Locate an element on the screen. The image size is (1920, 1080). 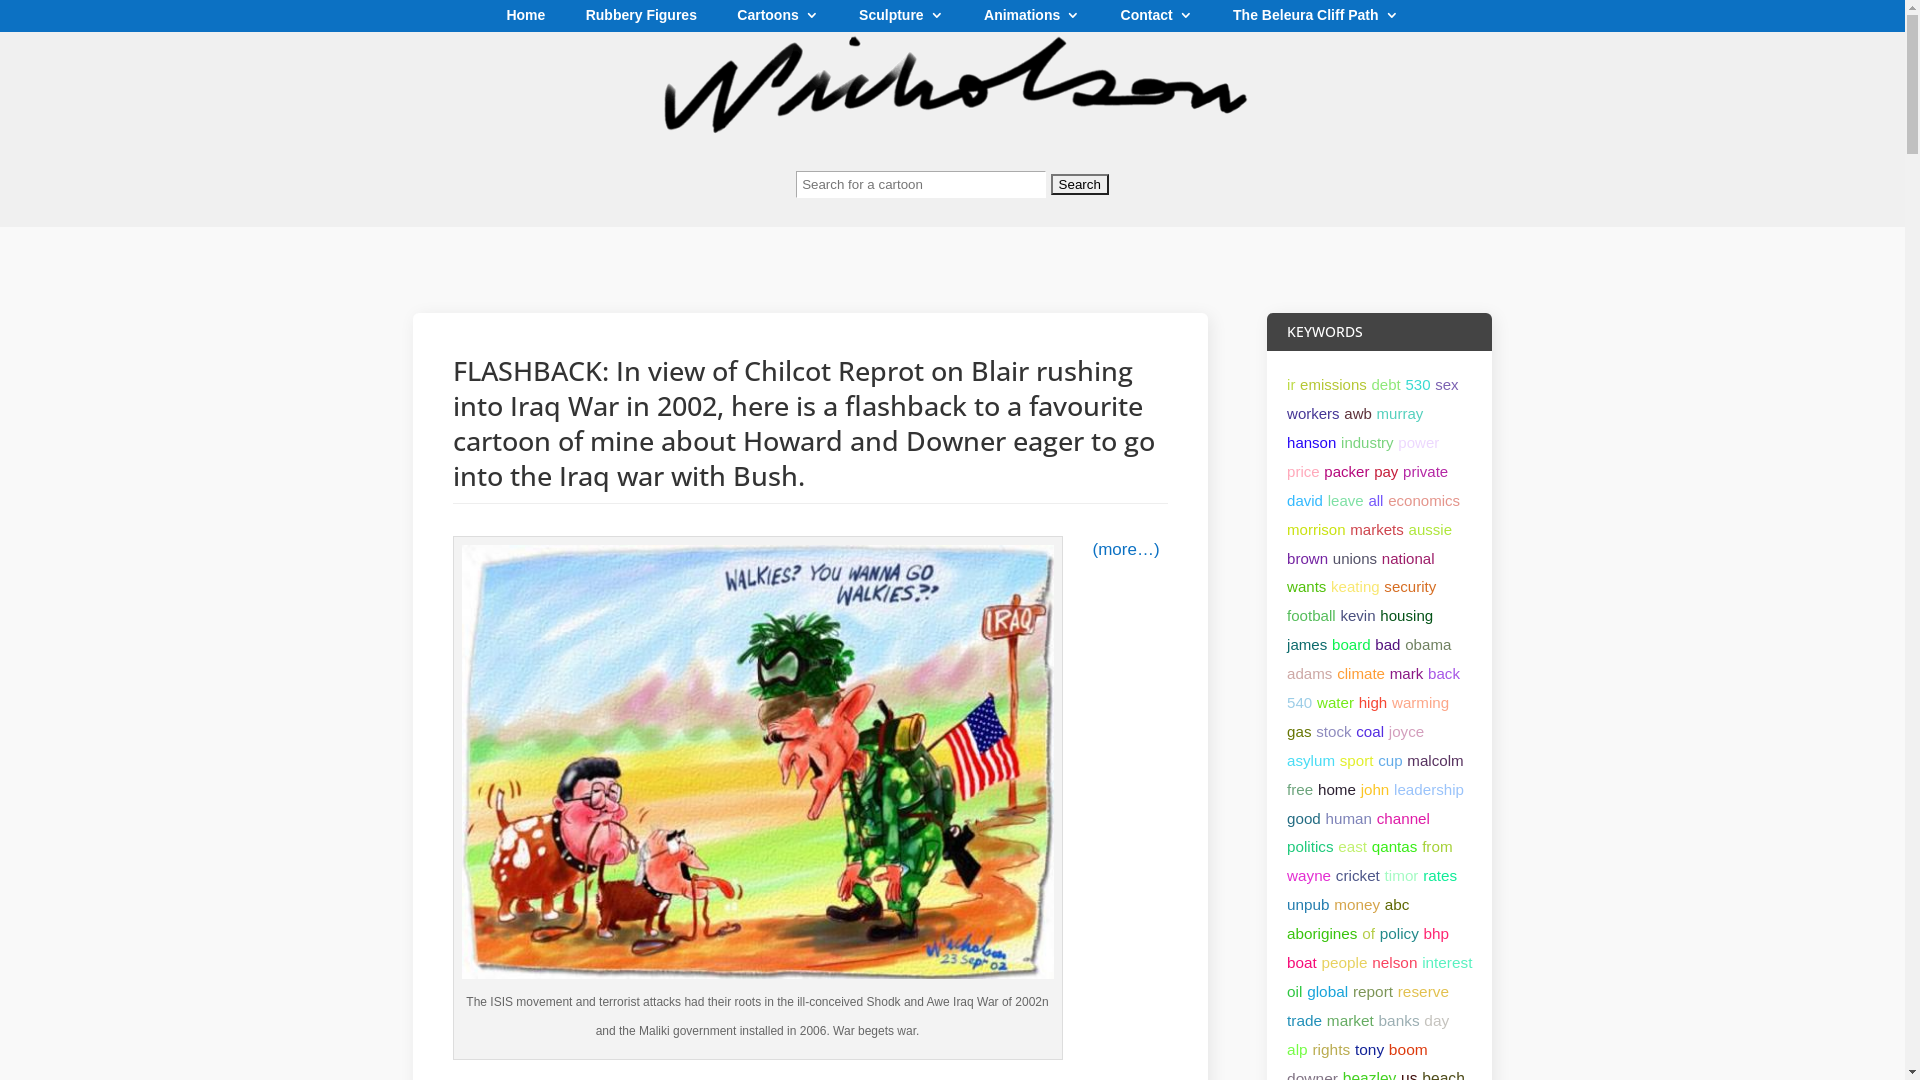
'awb' is located at coordinates (1344, 412).